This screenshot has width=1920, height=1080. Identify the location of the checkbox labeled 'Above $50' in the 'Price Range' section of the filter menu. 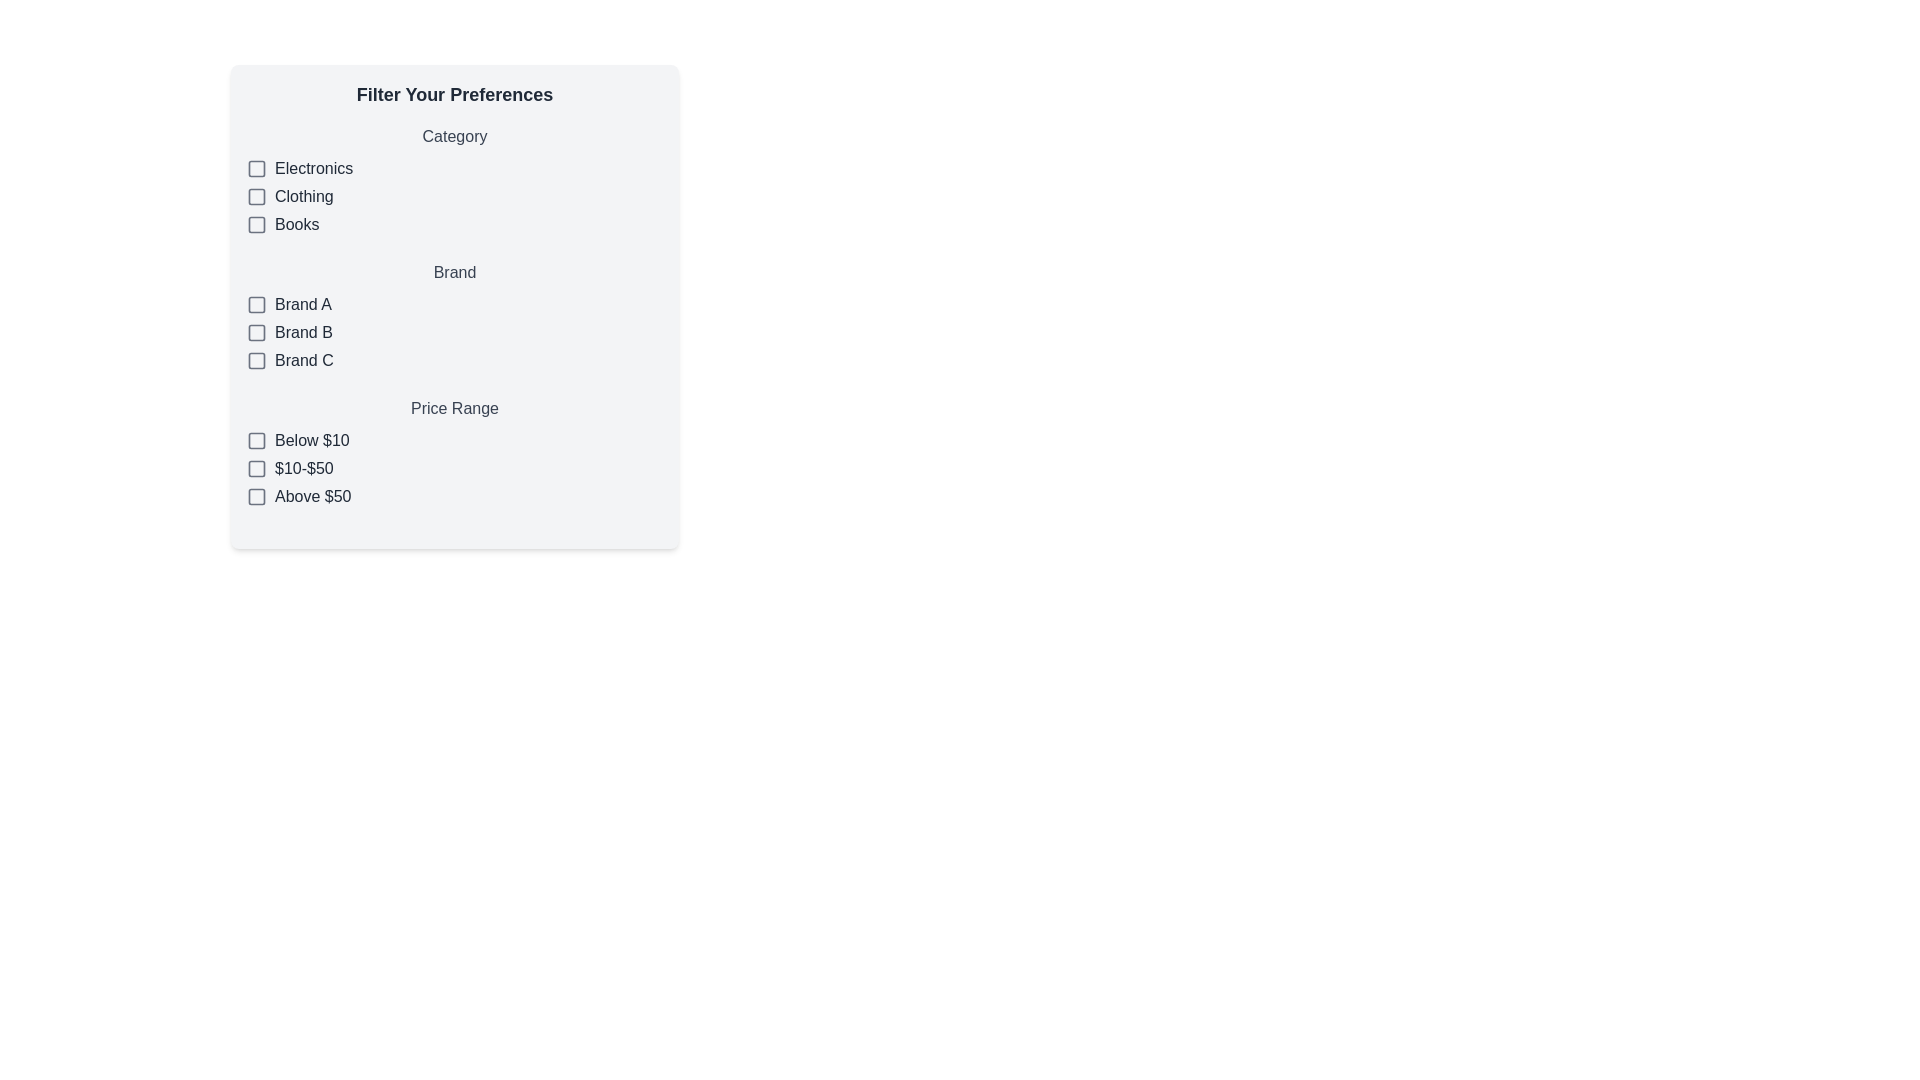
(454, 496).